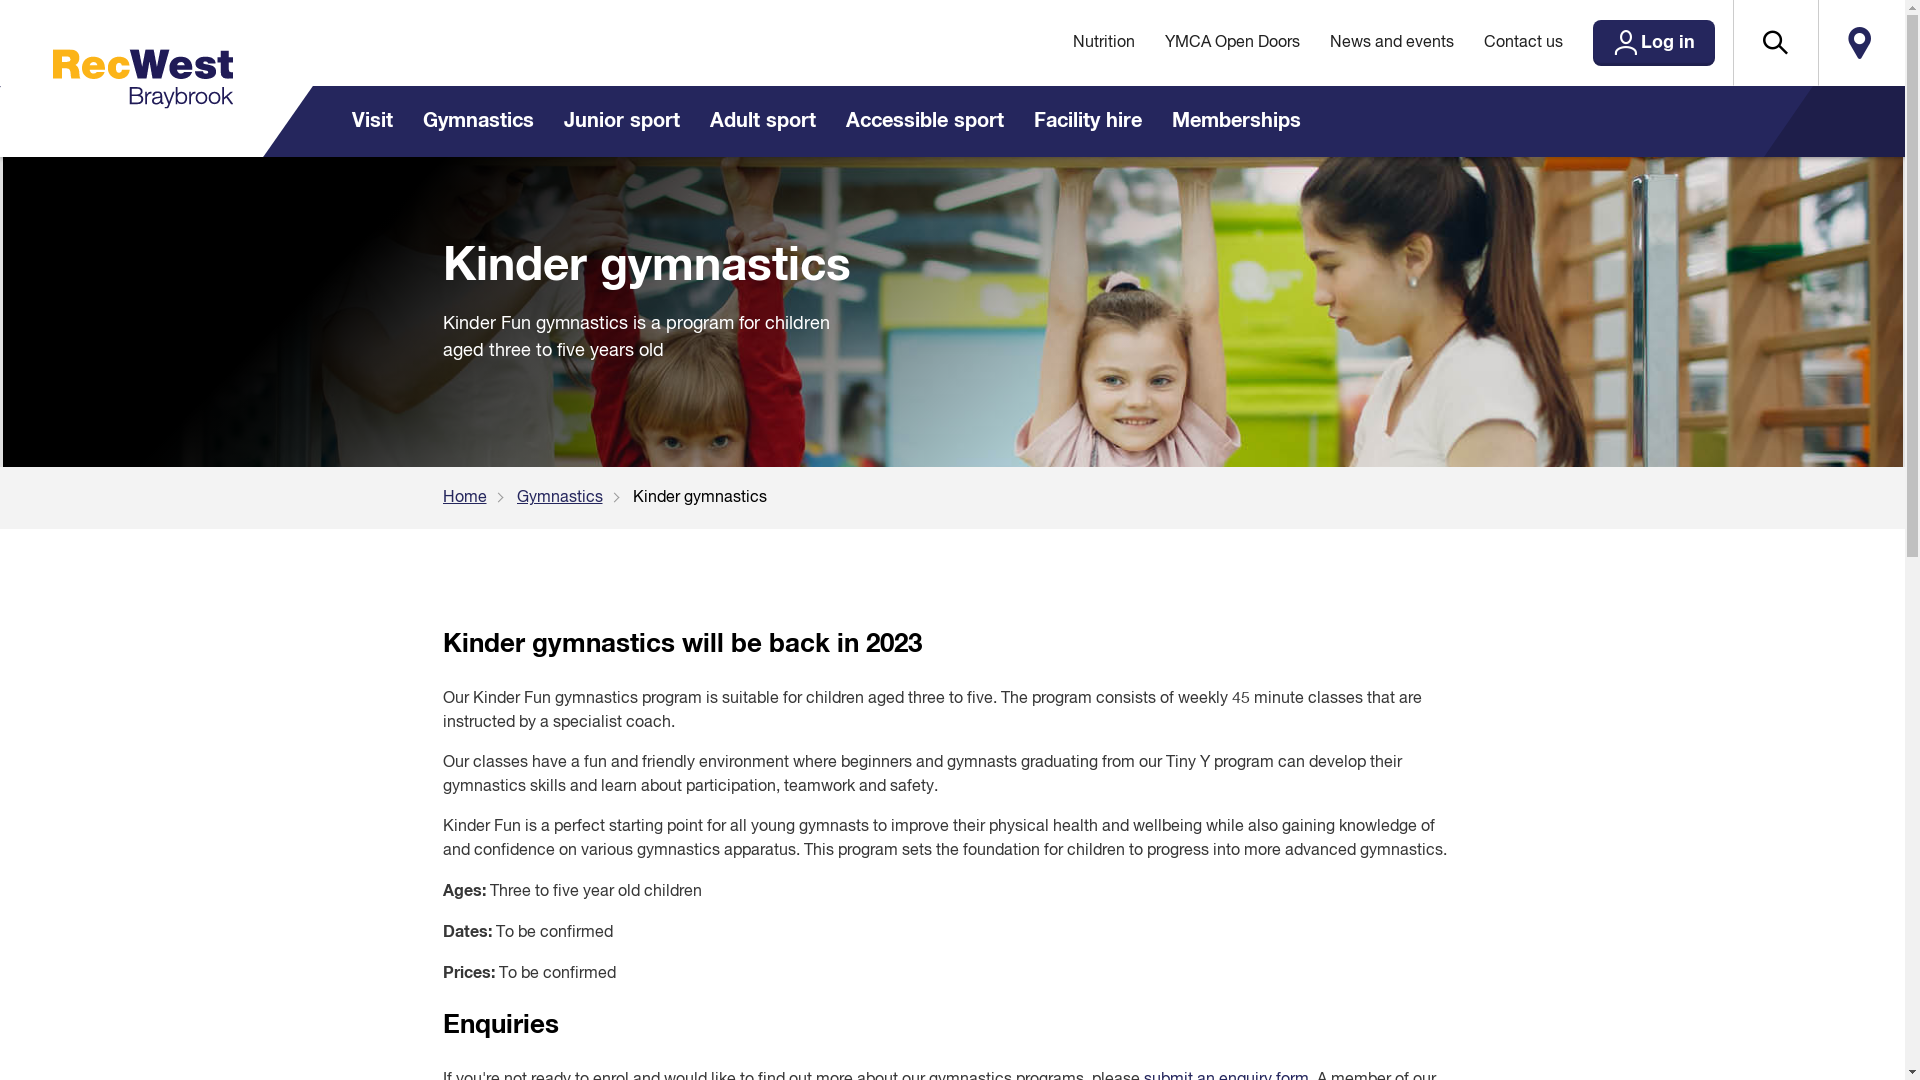 Image resolution: width=1920 pixels, height=1080 pixels. Describe the element at coordinates (830, 121) in the screenshot. I see `'Accessible sport'` at that location.